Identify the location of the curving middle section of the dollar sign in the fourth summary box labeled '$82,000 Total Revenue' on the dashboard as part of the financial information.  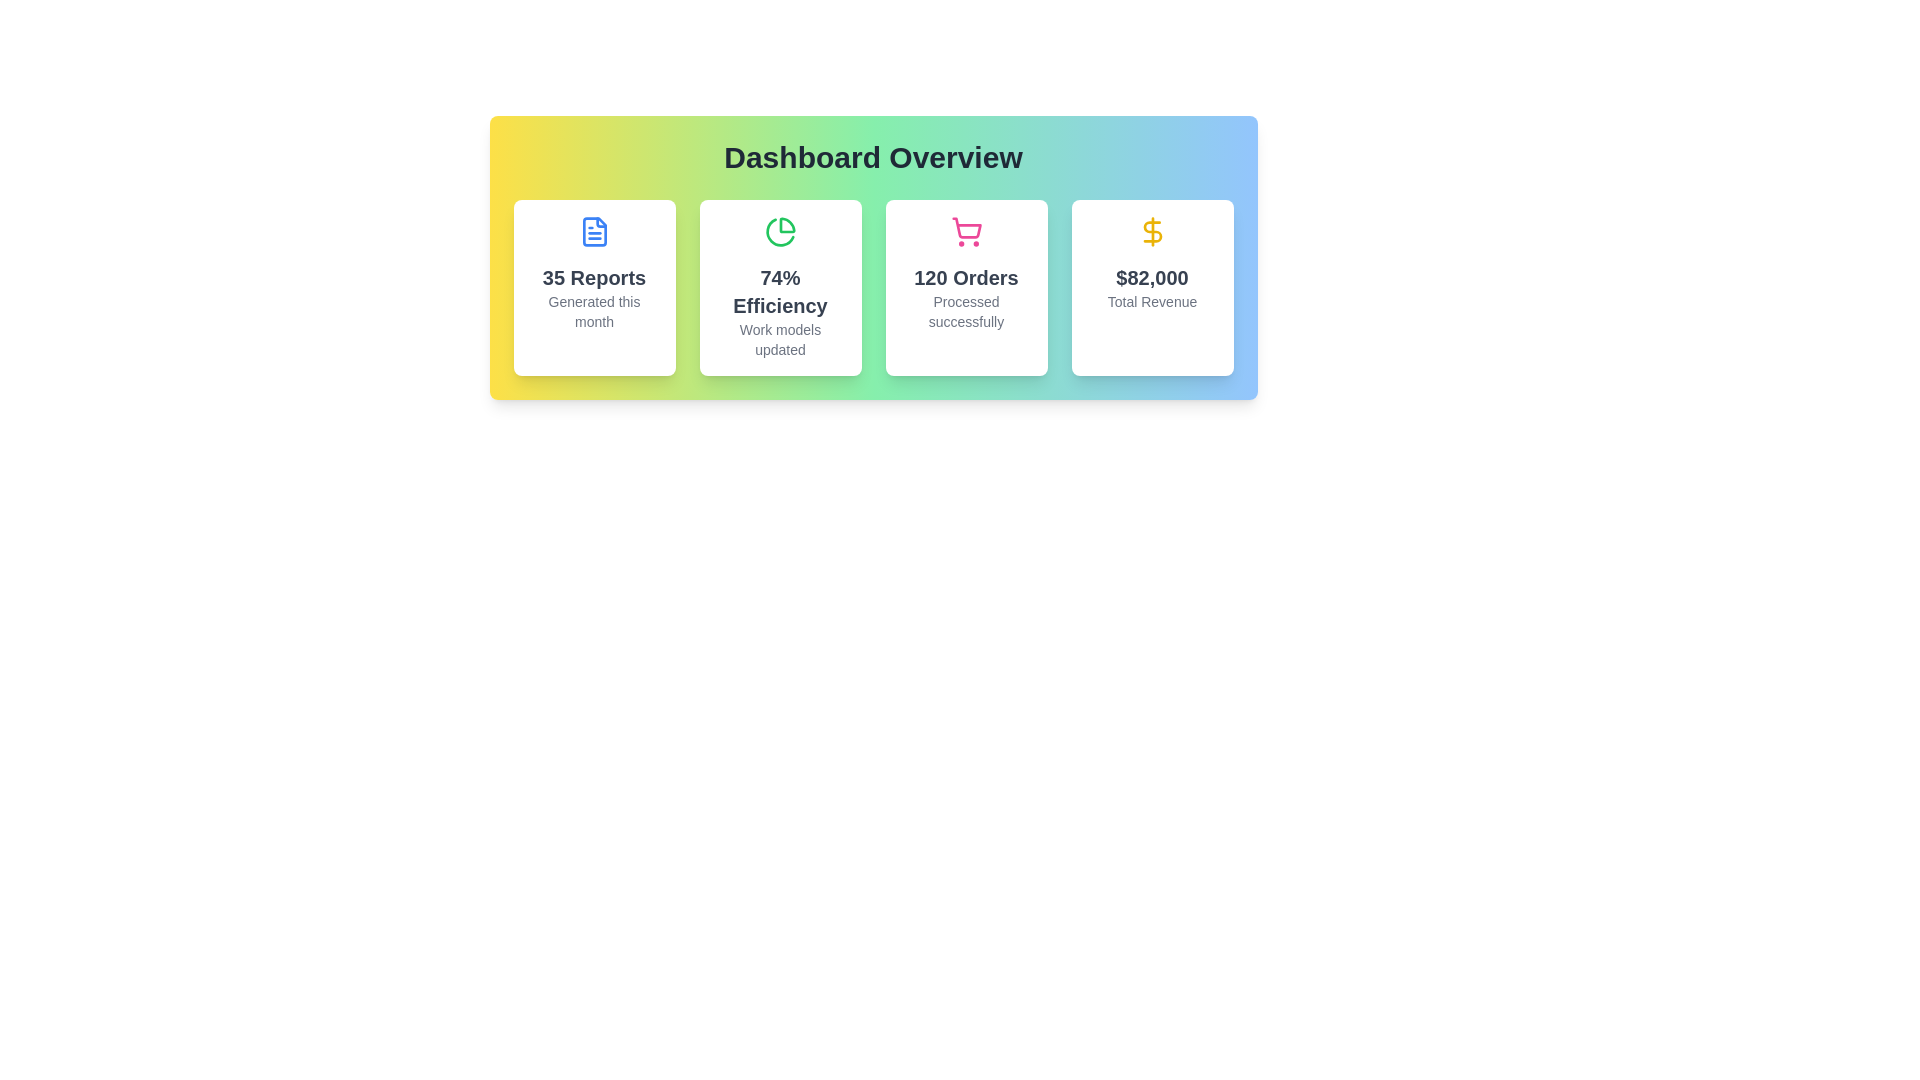
(1152, 230).